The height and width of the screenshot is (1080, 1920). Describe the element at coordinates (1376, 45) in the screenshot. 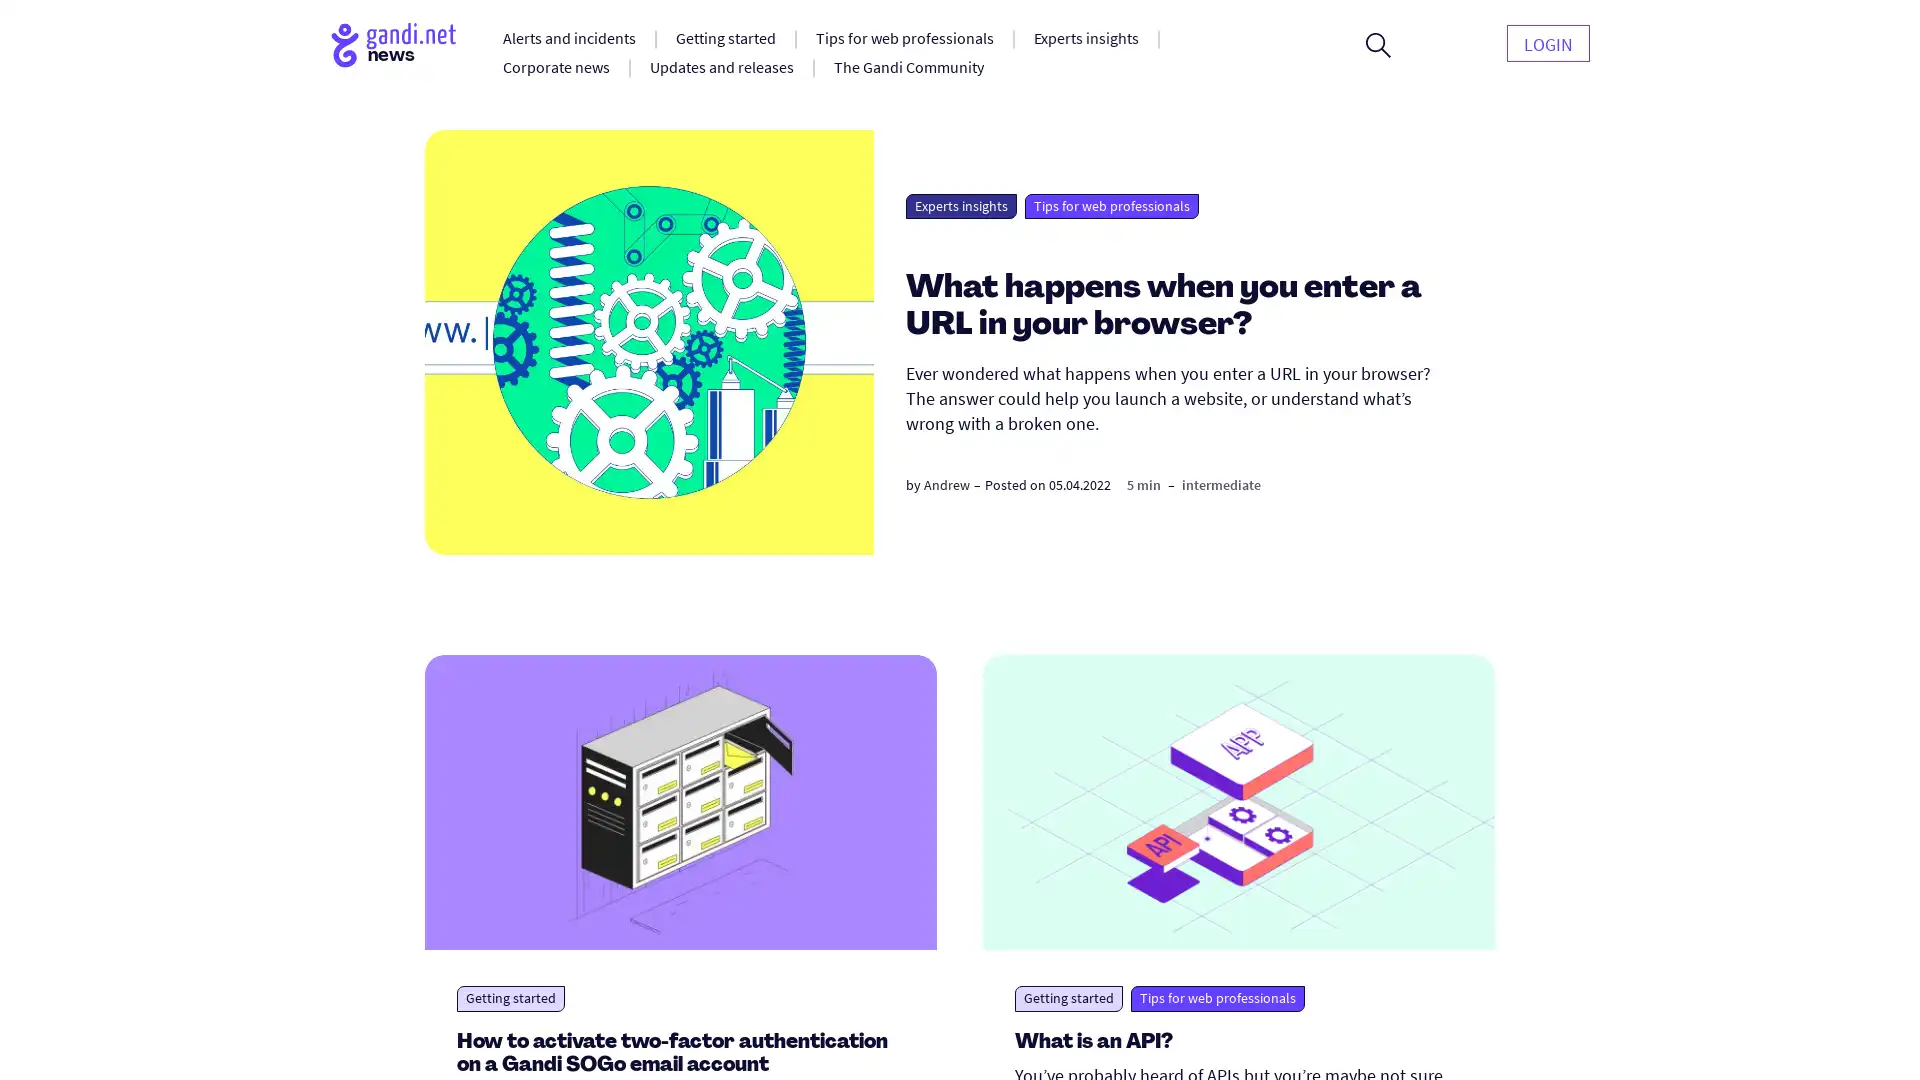

I see `Open search form` at that location.